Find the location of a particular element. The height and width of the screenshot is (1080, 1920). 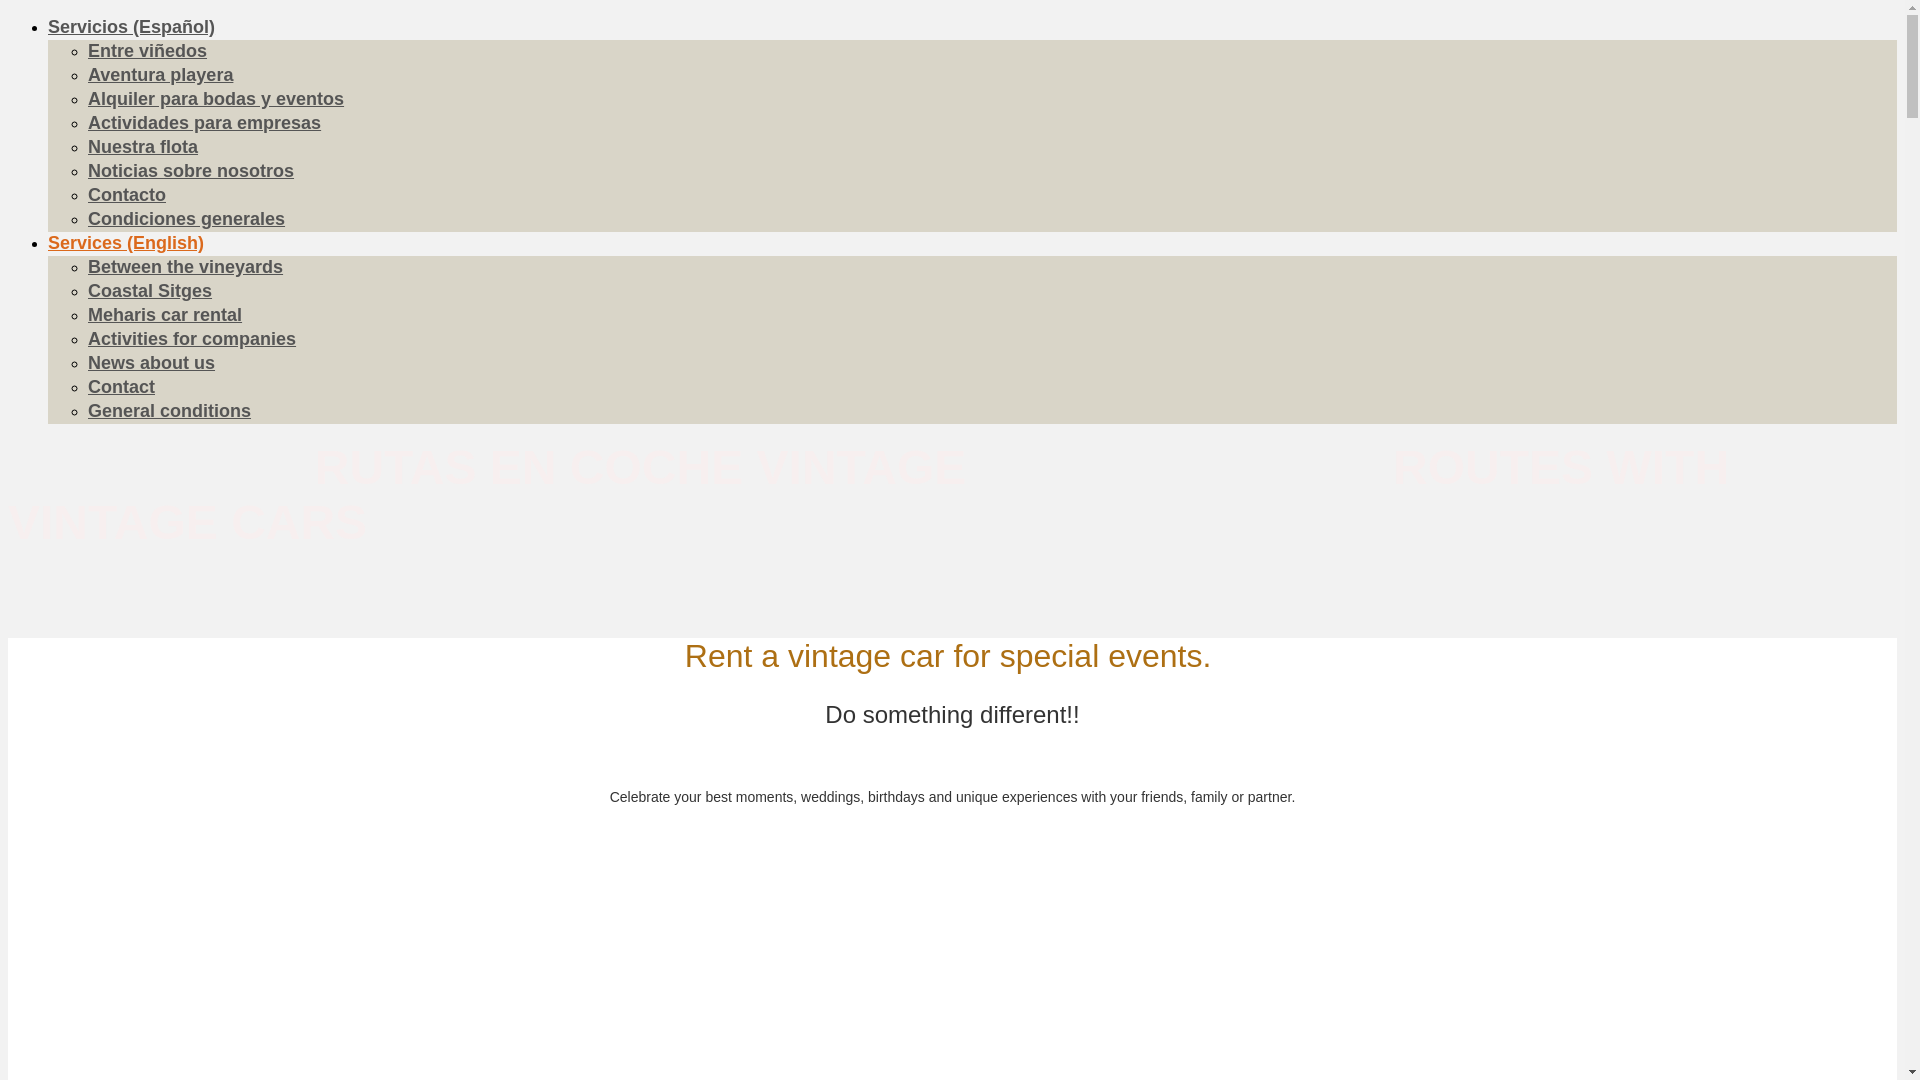

'Between the vineyards' is located at coordinates (185, 265).